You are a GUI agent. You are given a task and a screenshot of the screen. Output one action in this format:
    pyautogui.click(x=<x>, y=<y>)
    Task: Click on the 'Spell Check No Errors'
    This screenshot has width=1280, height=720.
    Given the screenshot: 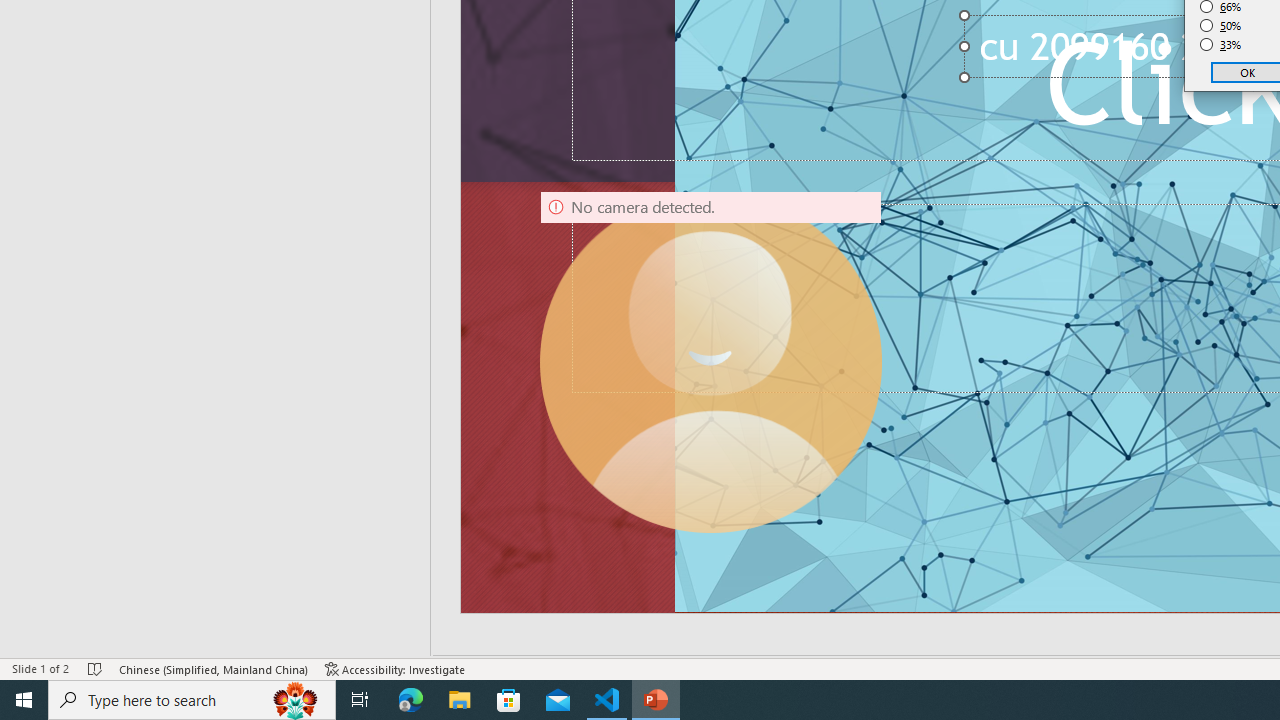 What is the action you would take?
    pyautogui.click(x=95, y=669)
    